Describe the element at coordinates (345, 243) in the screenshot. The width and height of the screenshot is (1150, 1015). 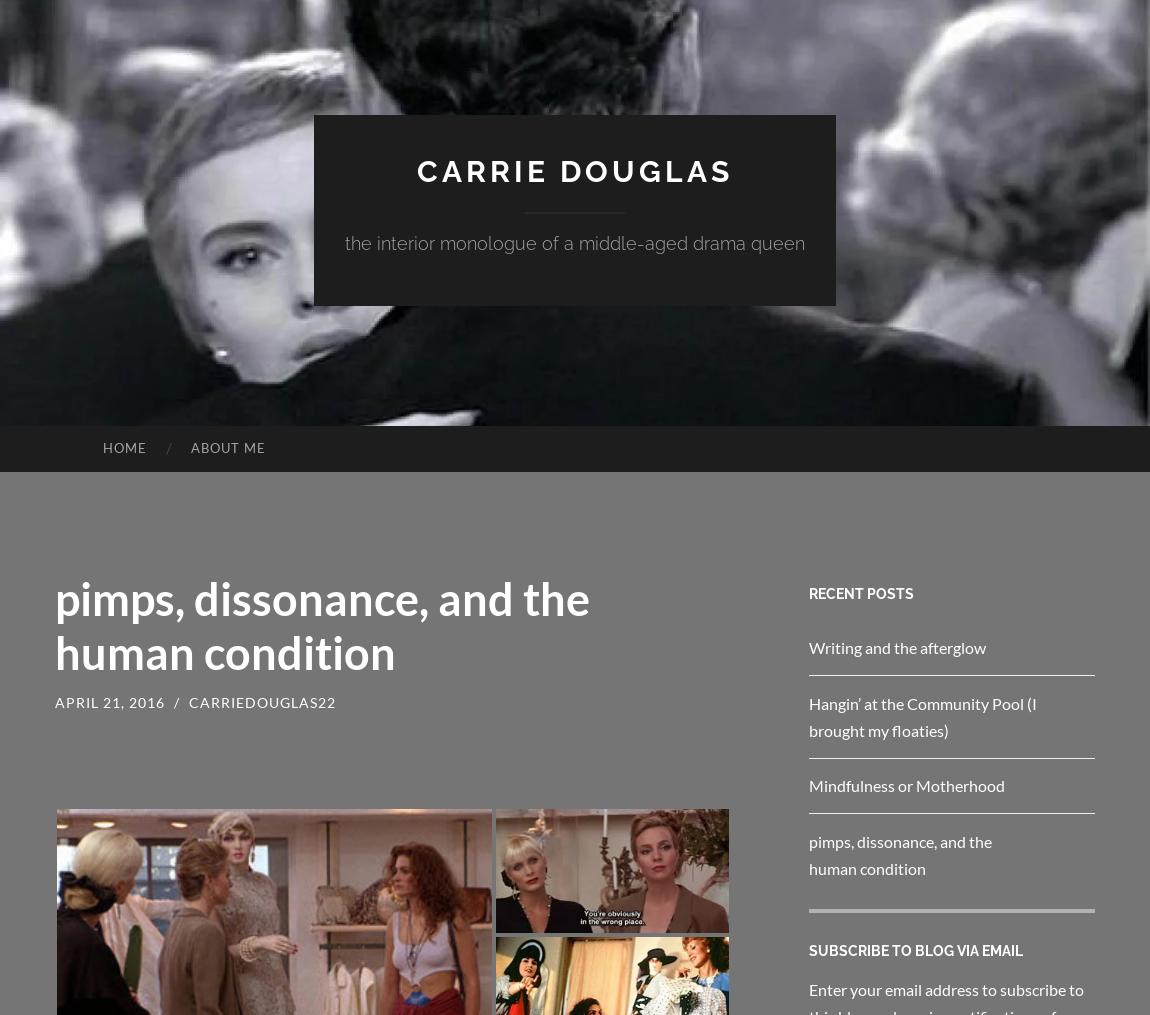
I see `'the interior monologue of a middle-aged drama queen'` at that location.